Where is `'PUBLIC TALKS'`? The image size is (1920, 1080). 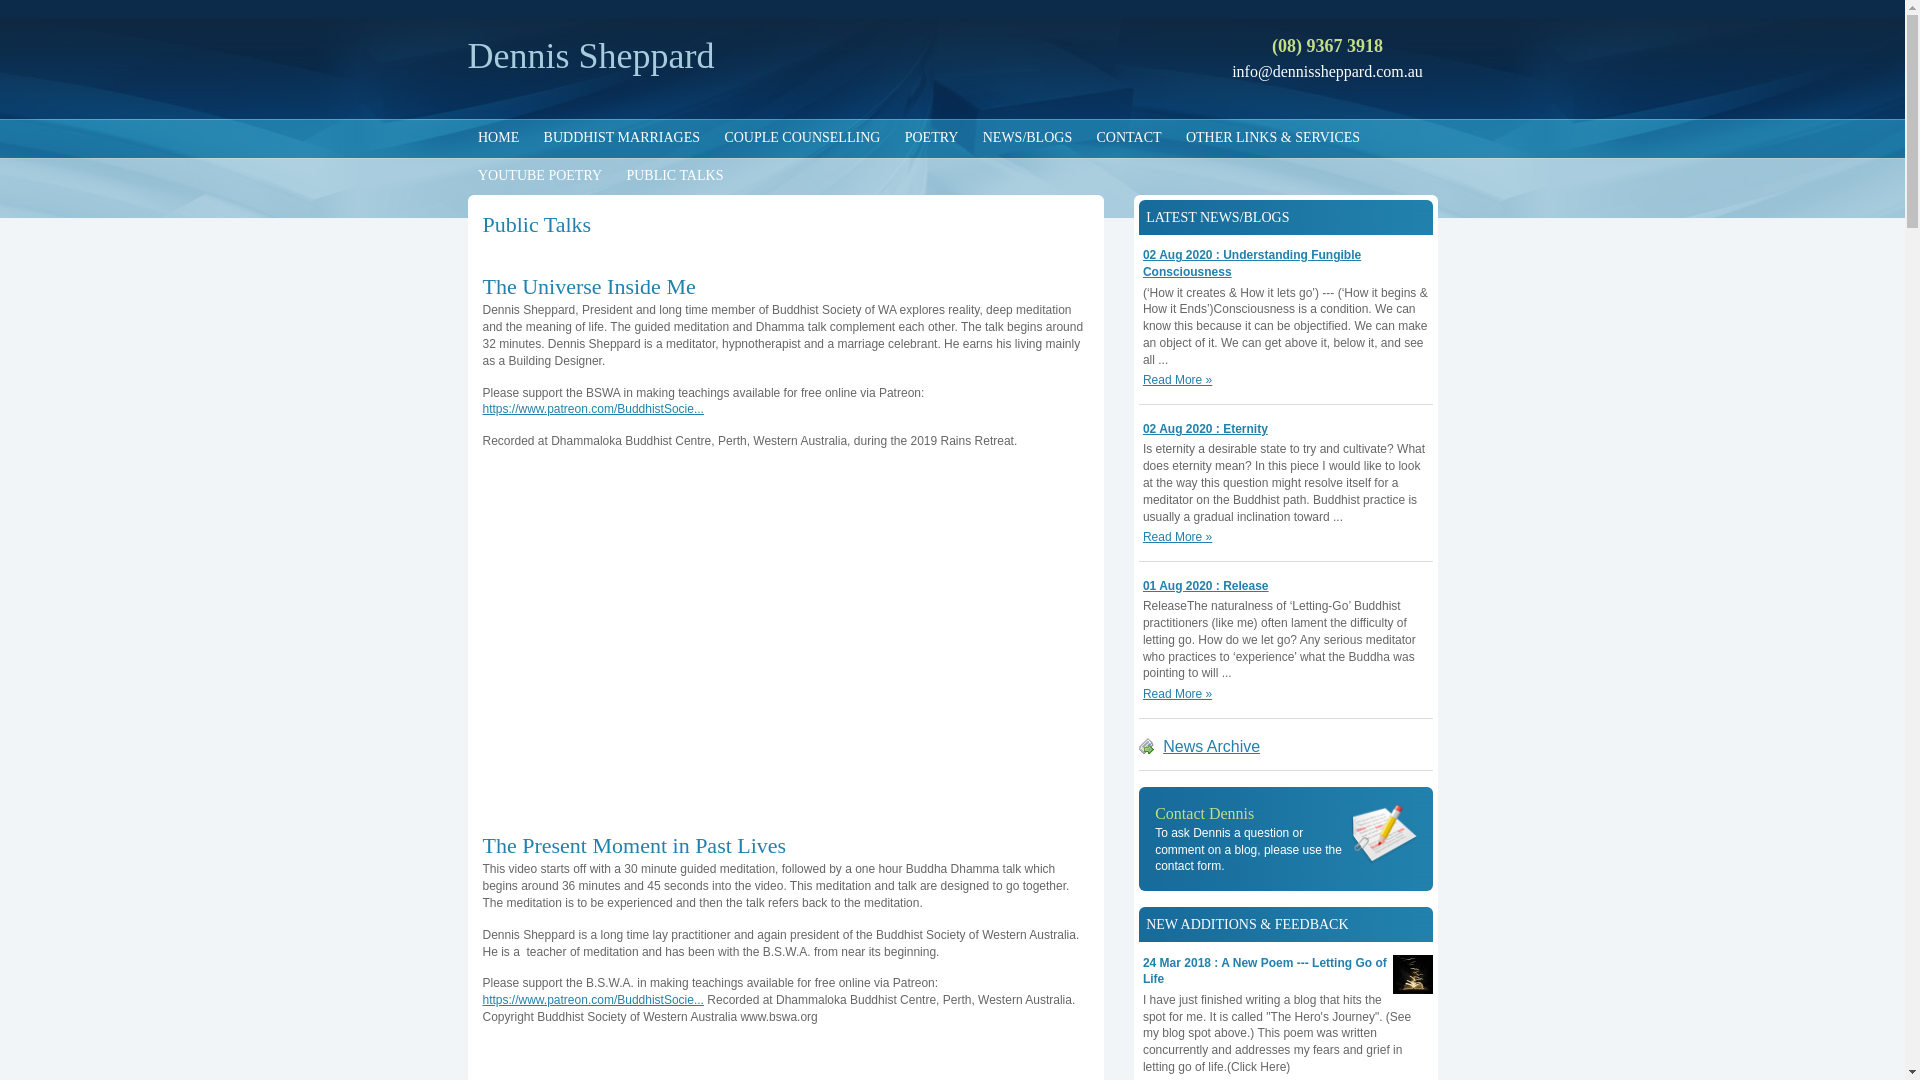
'PUBLIC TALKS' is located at coordinates (675, 175).